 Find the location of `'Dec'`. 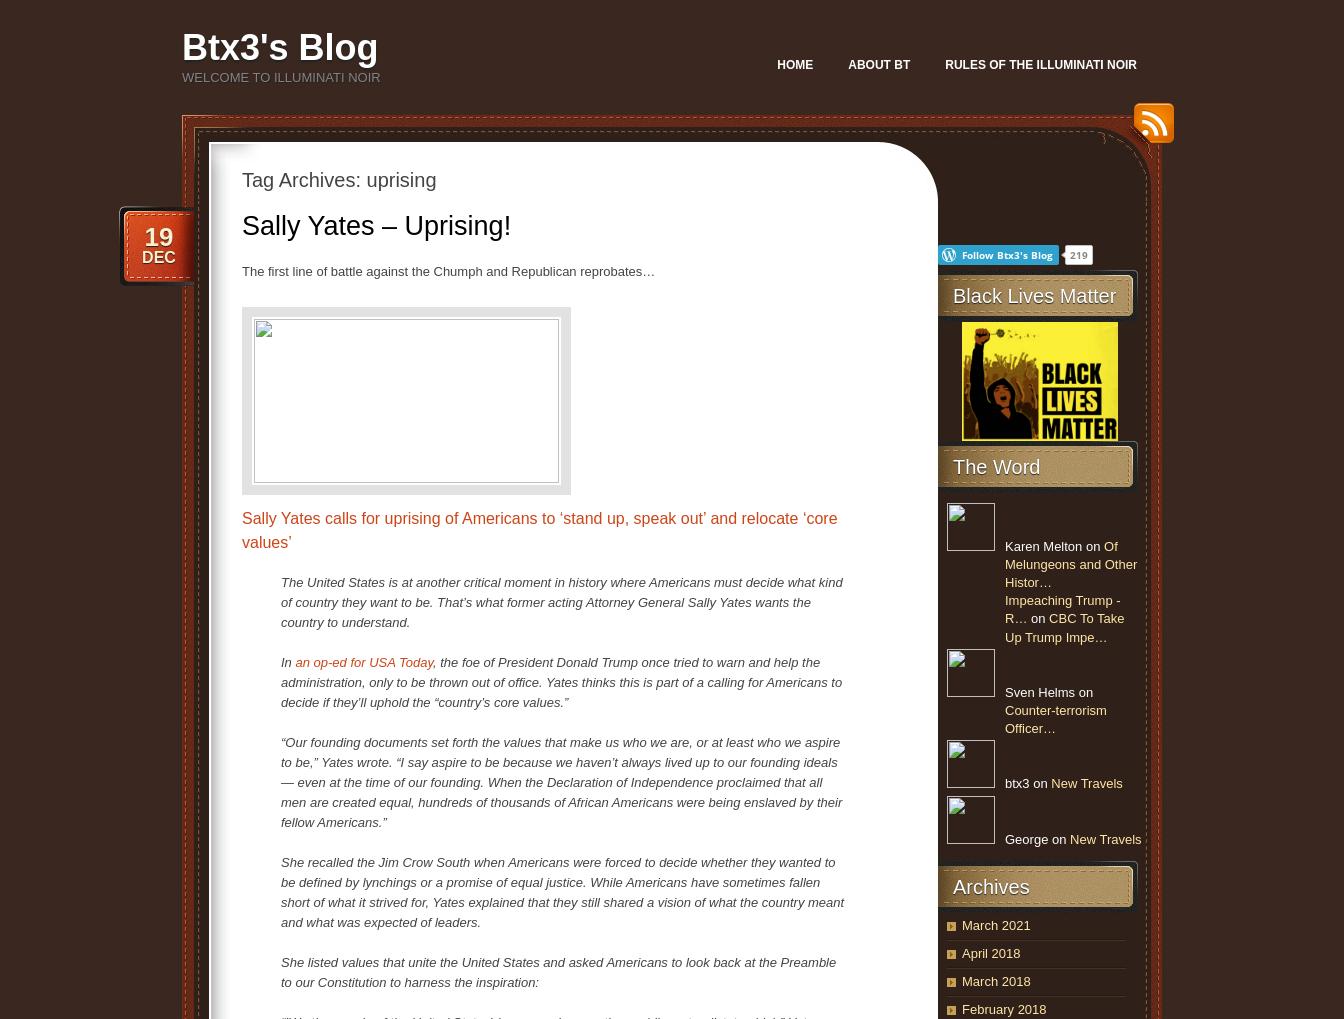

'Dec' is located at coordinates (158, 257).